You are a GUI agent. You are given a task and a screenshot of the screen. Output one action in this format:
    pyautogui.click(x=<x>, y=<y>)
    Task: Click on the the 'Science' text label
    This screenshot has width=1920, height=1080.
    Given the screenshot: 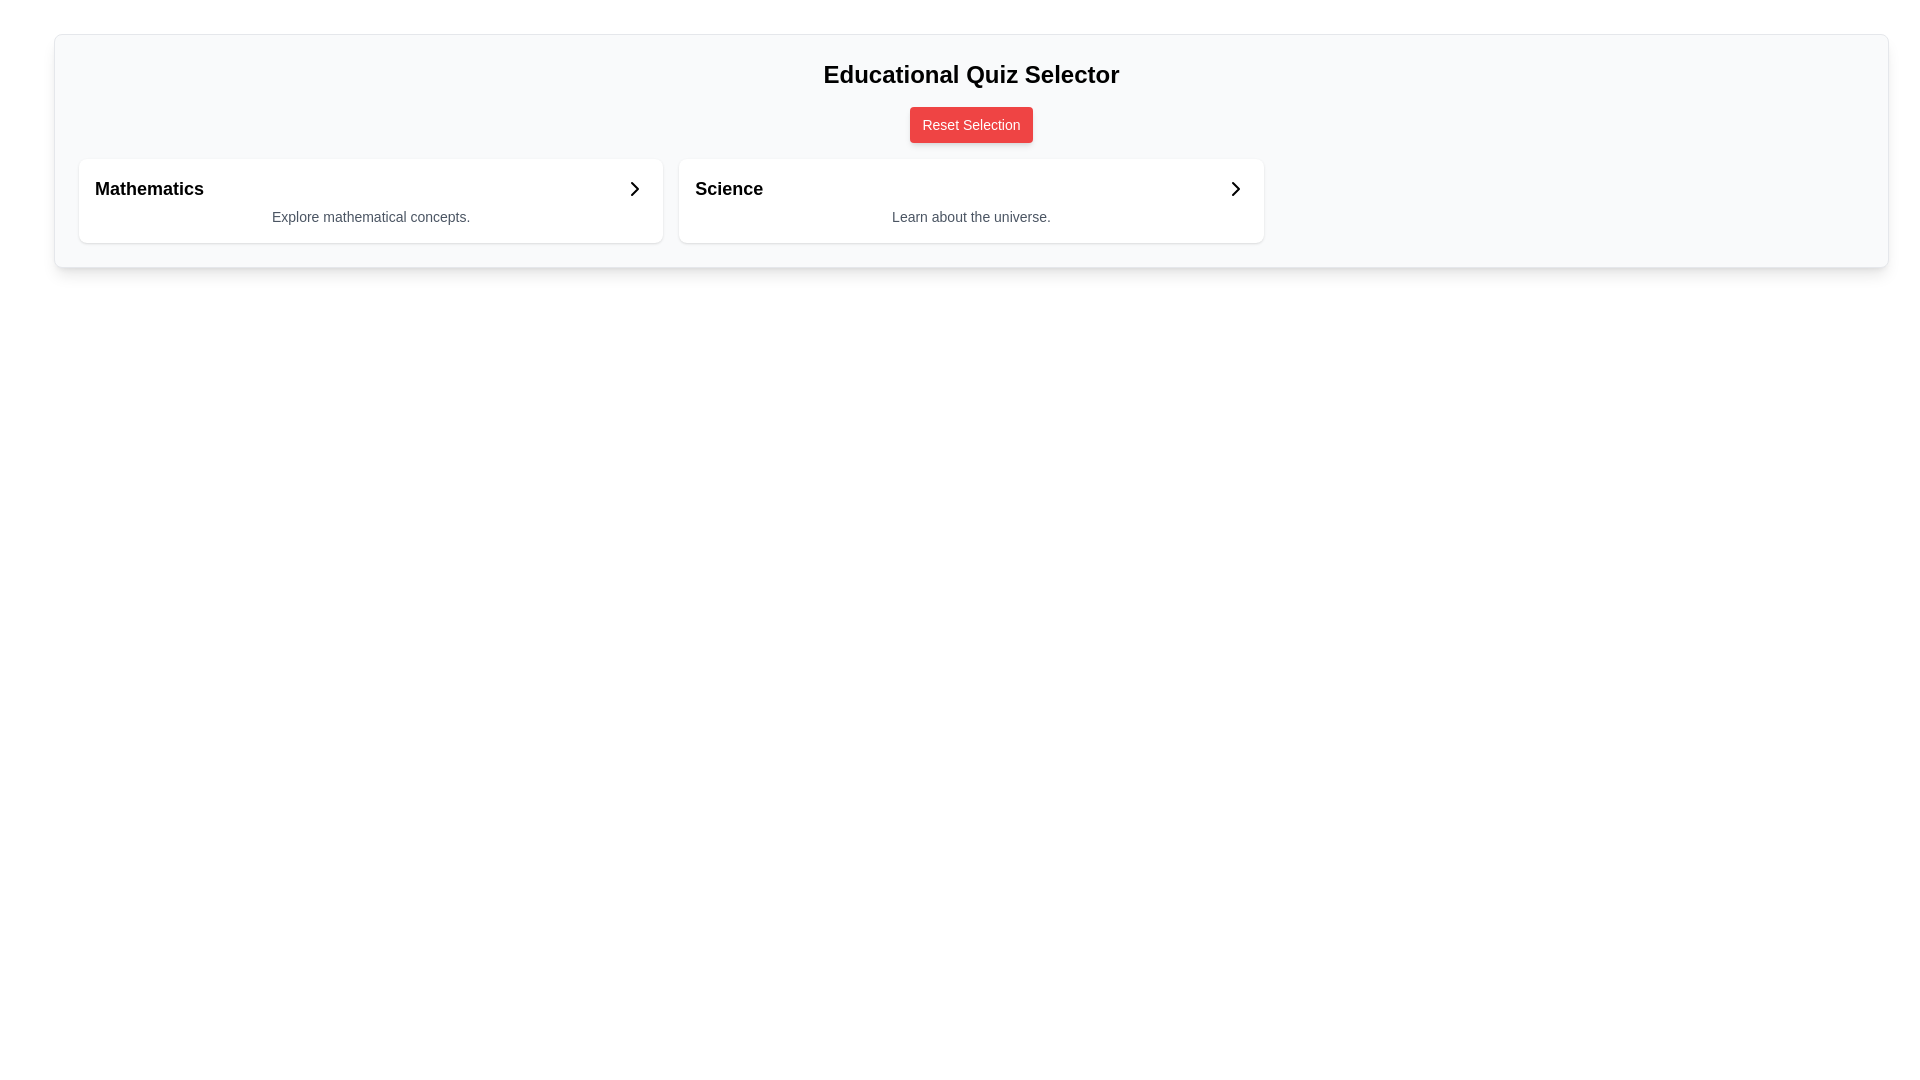 What is the action you would take?
    pyautogui.click(x=728, y=189)
    